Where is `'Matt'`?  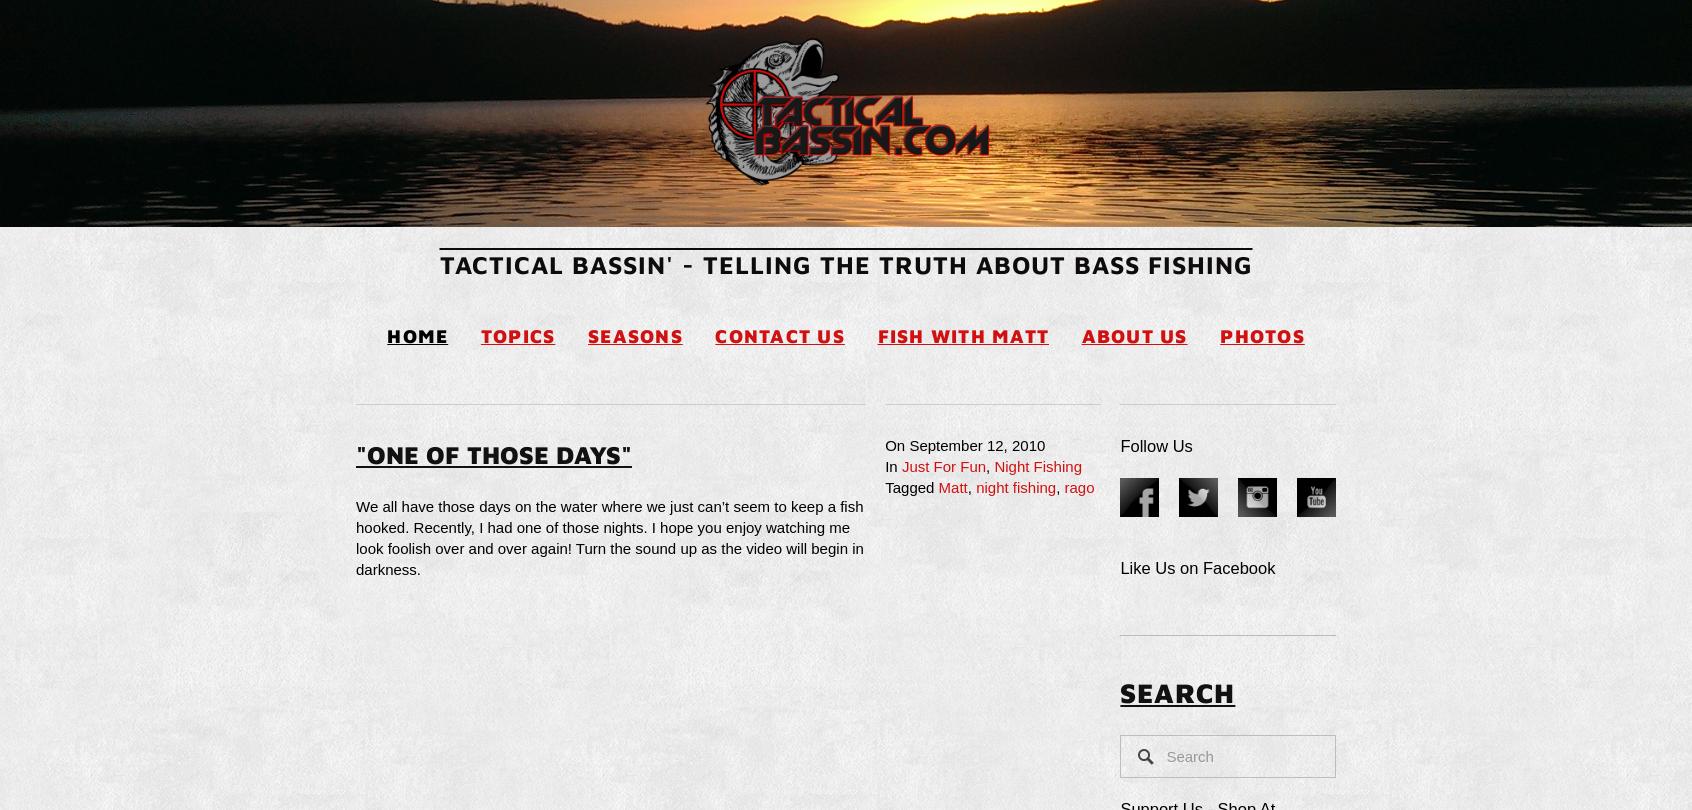 'Matt' is located at coordinates (952, 487).